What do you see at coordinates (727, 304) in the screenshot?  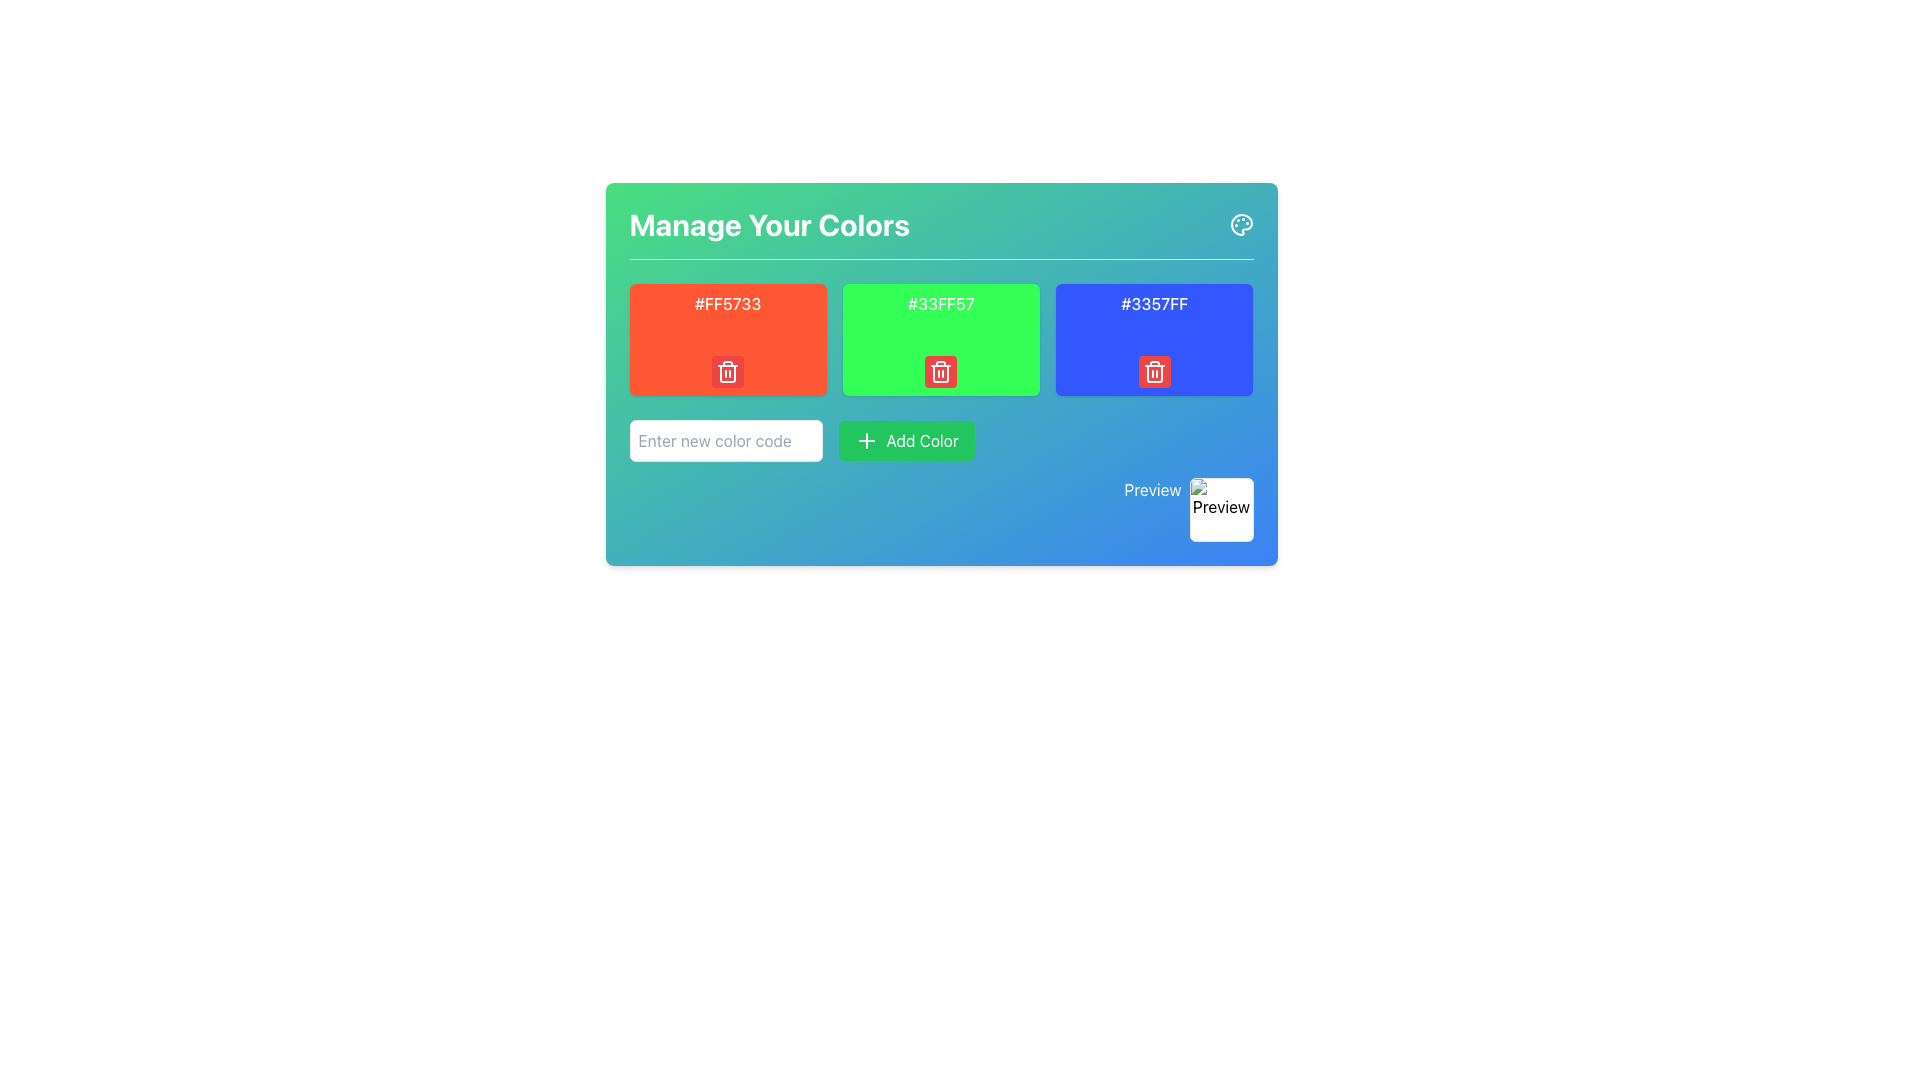 I see `text displayed in the color code element located in the first colored block from the left on the second row, under the title 'Manage Your Colors'` at bounding box center [727, 304].